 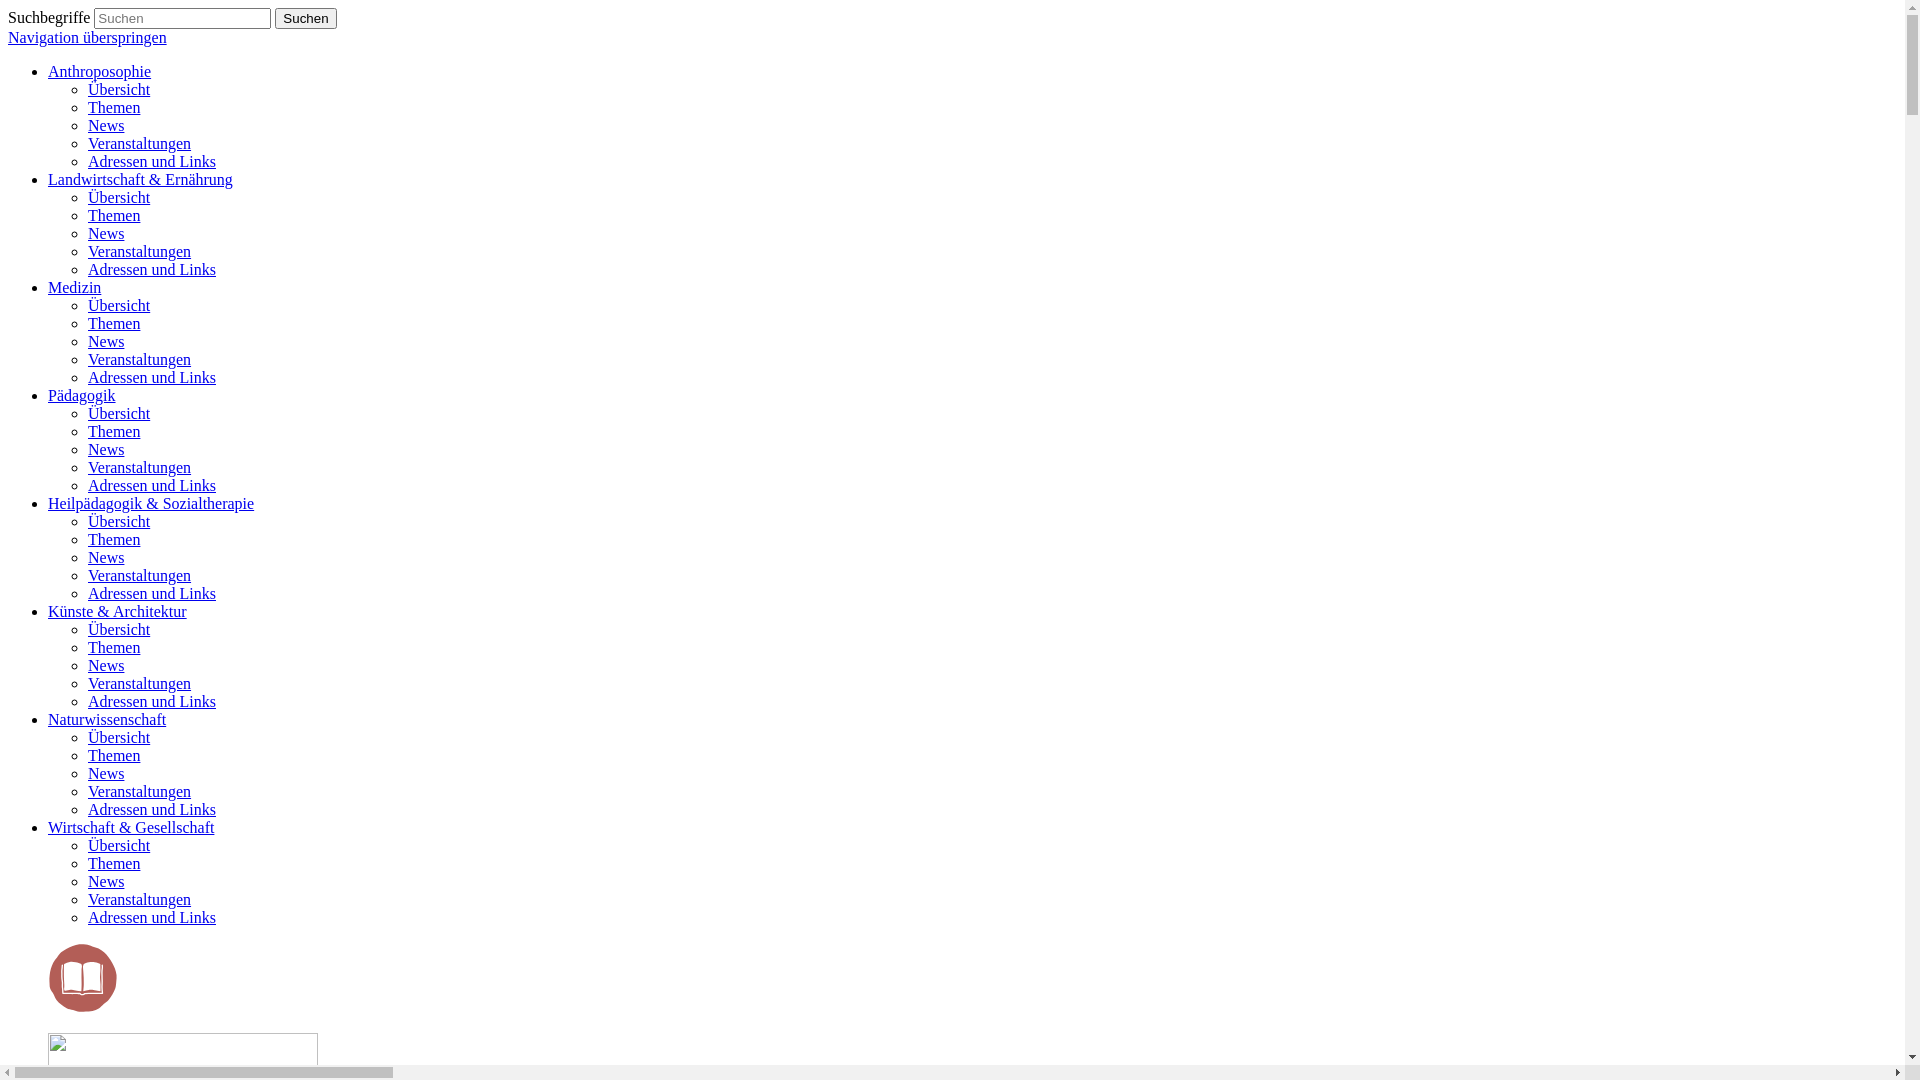 What do you see at coordinates (151, 160) in the screenshot?
I see `'Adressen und Links'` at bounding box center [151, 160].